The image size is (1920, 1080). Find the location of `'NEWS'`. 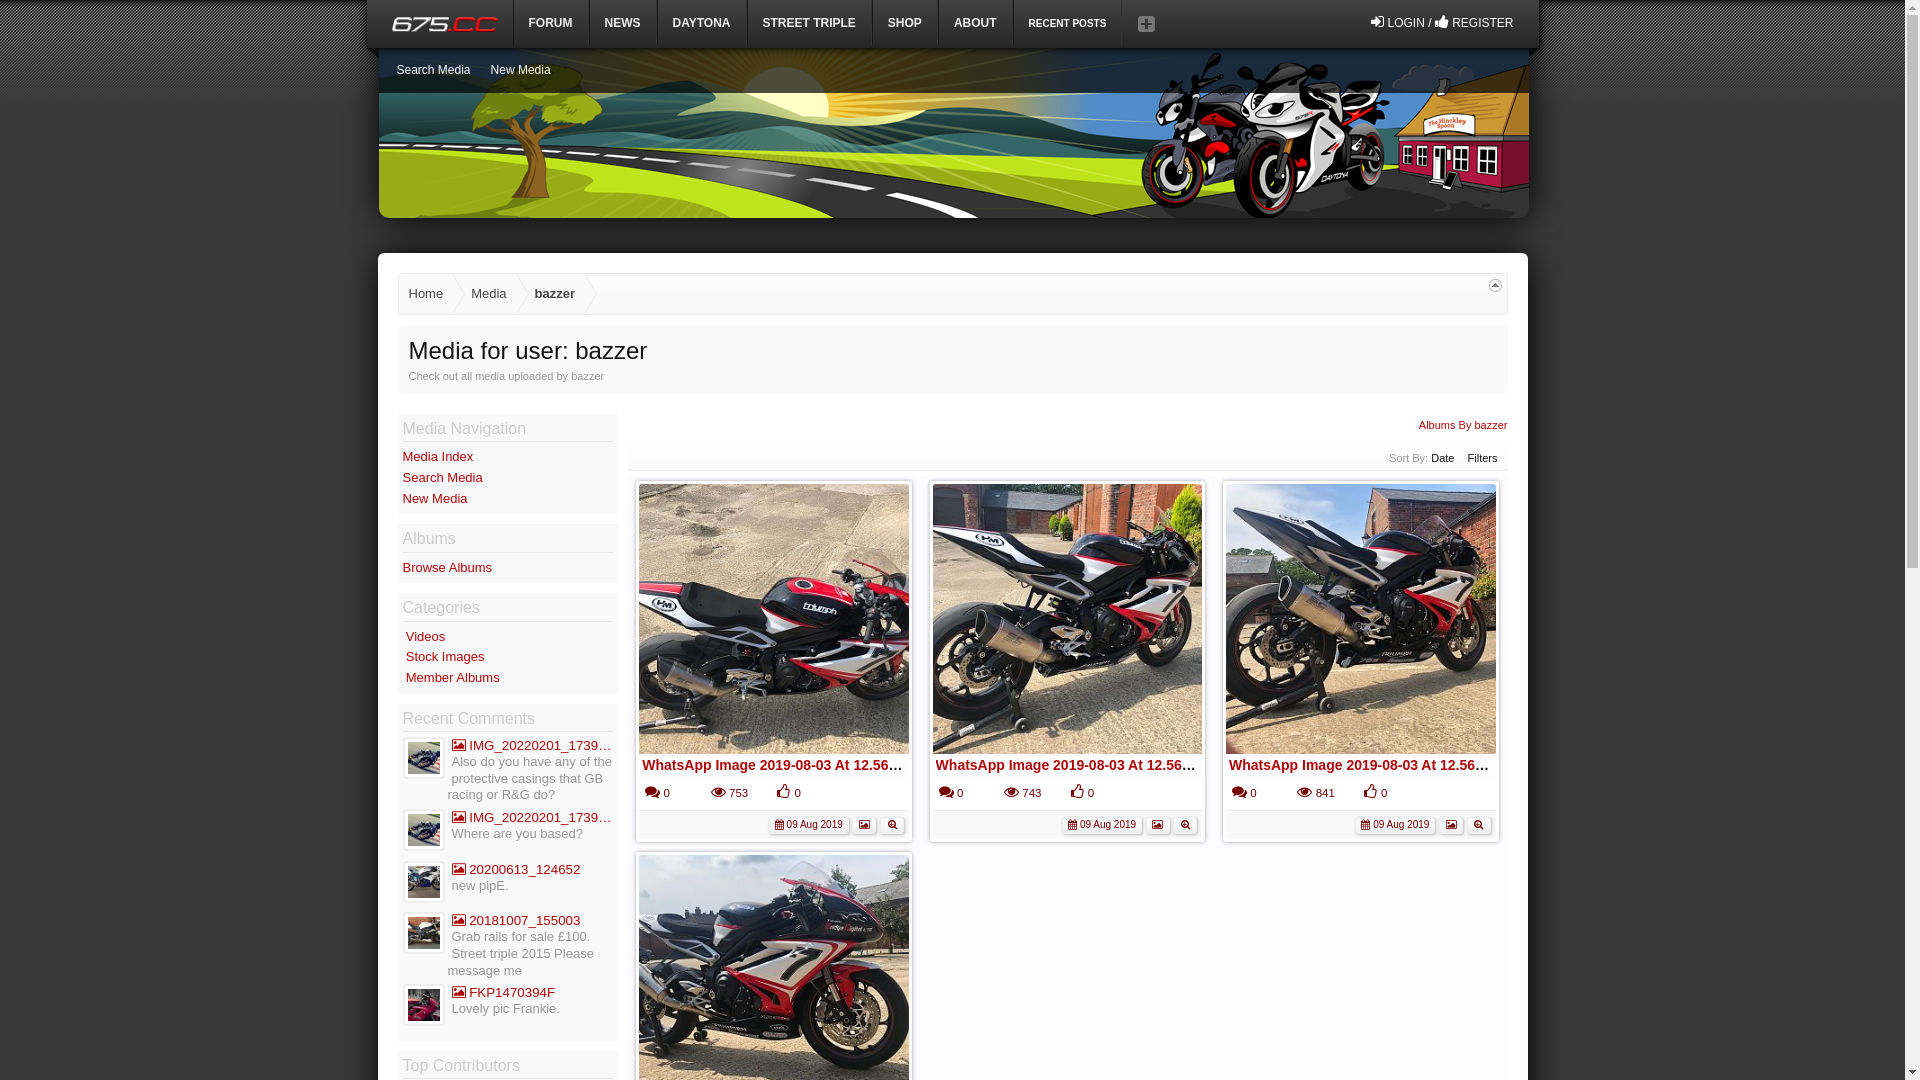

'NEWS' is located at coordinates (589, 22).